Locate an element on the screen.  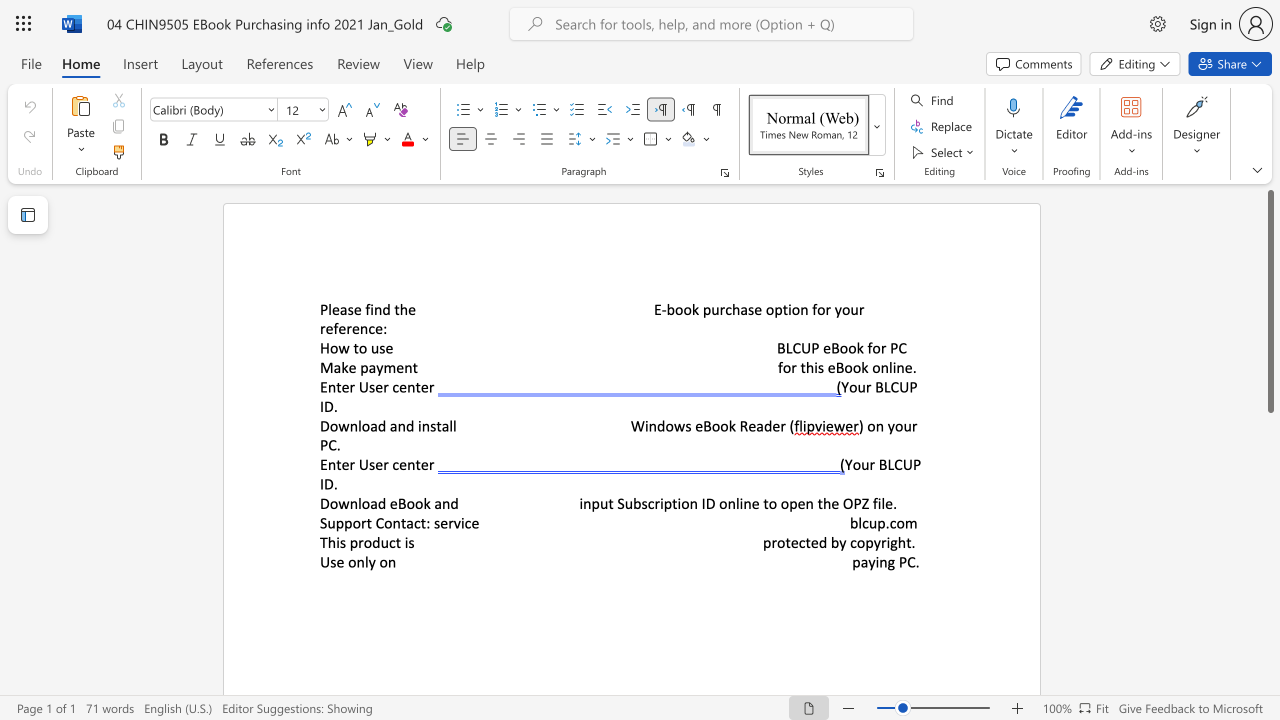
the subset text "right" within the text "protected by copyright." is located at coordinates (880, 542).